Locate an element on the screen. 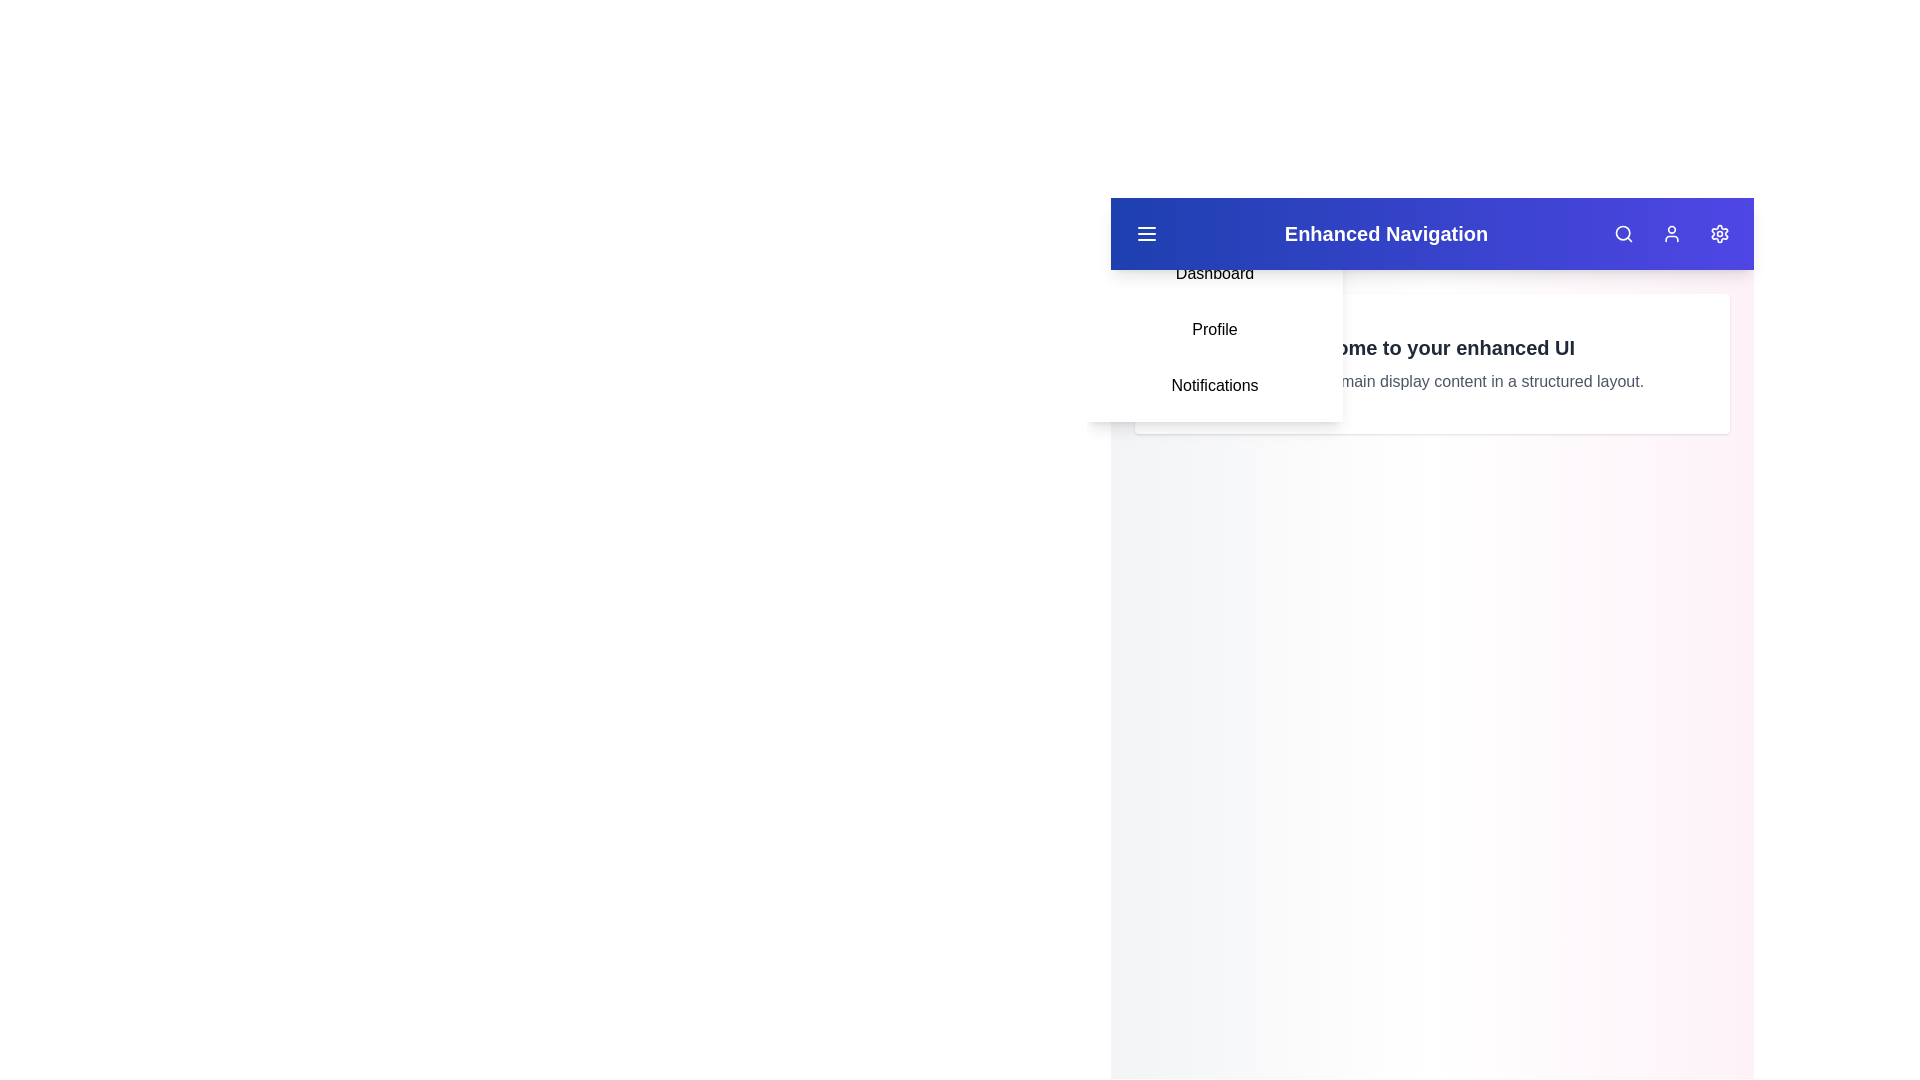 The image size is (1920, 1080). the user button in the app bar is located at coordinates (1671, 233).